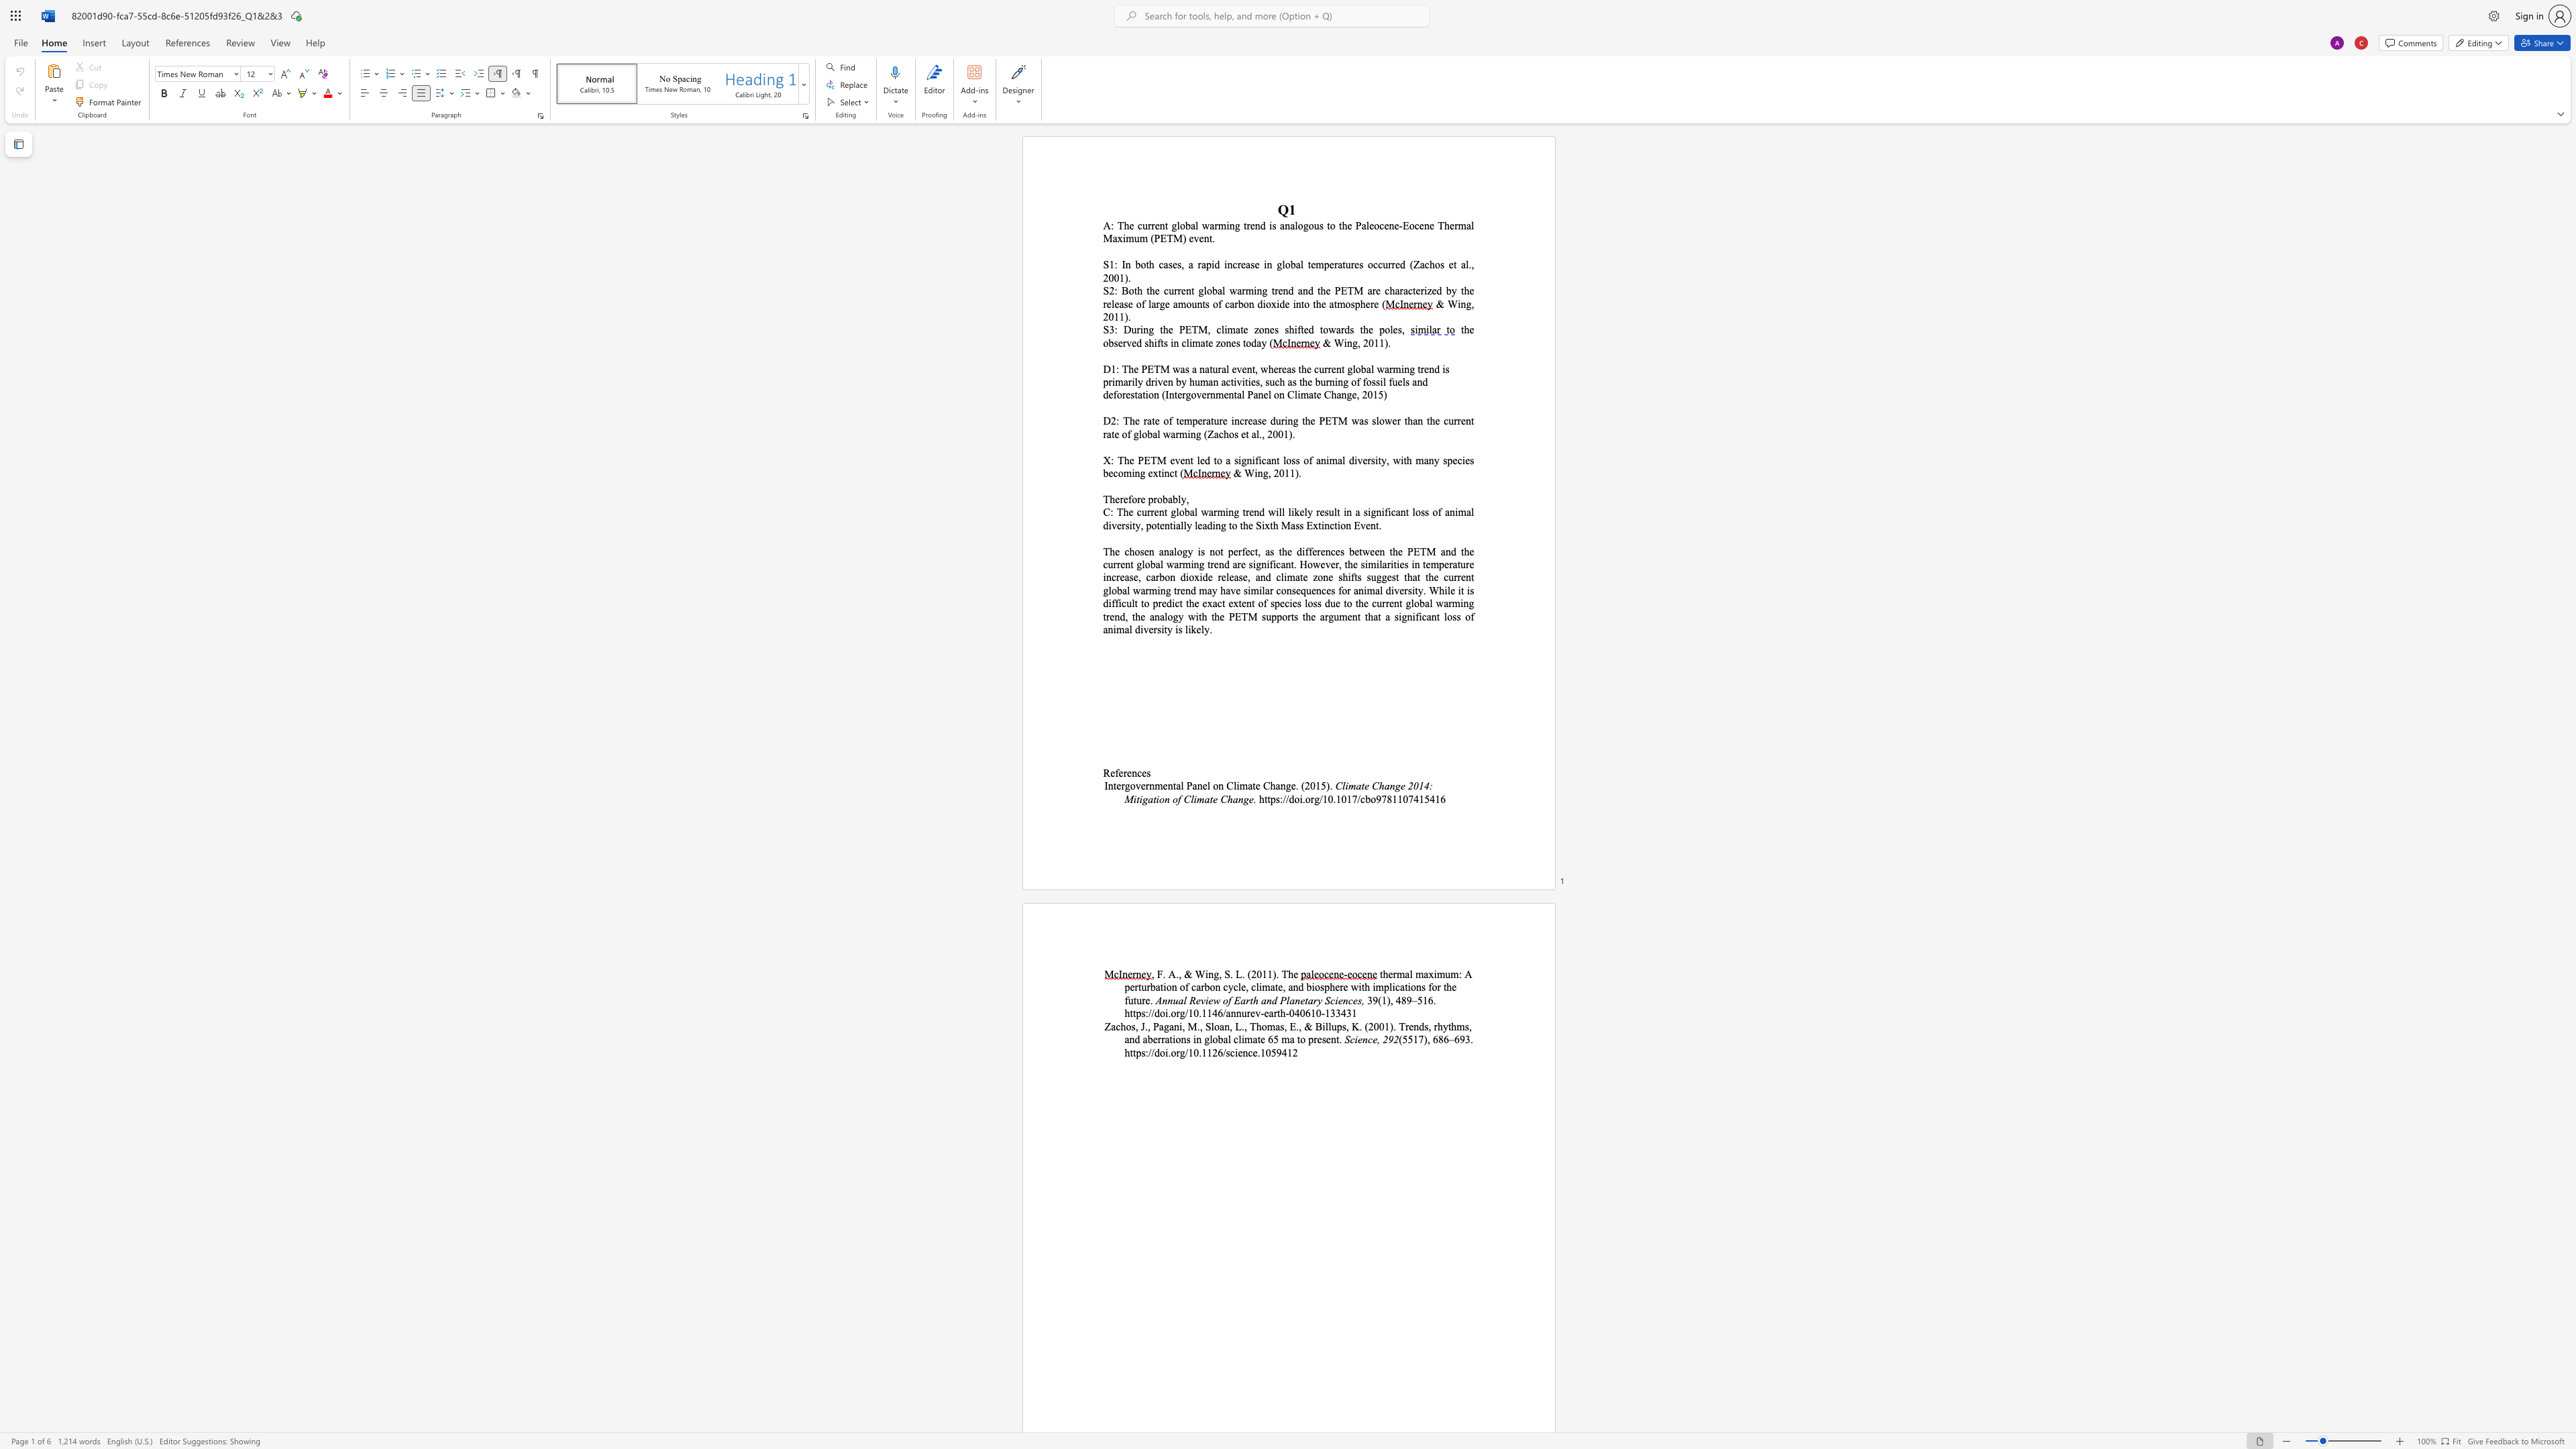 This screenshot has width=2576, height=1449. What do you see at coordinates (1120, 772) in the screenshot?
I see `the 2th character "e" in the text` at bounding box center [1120, 772].